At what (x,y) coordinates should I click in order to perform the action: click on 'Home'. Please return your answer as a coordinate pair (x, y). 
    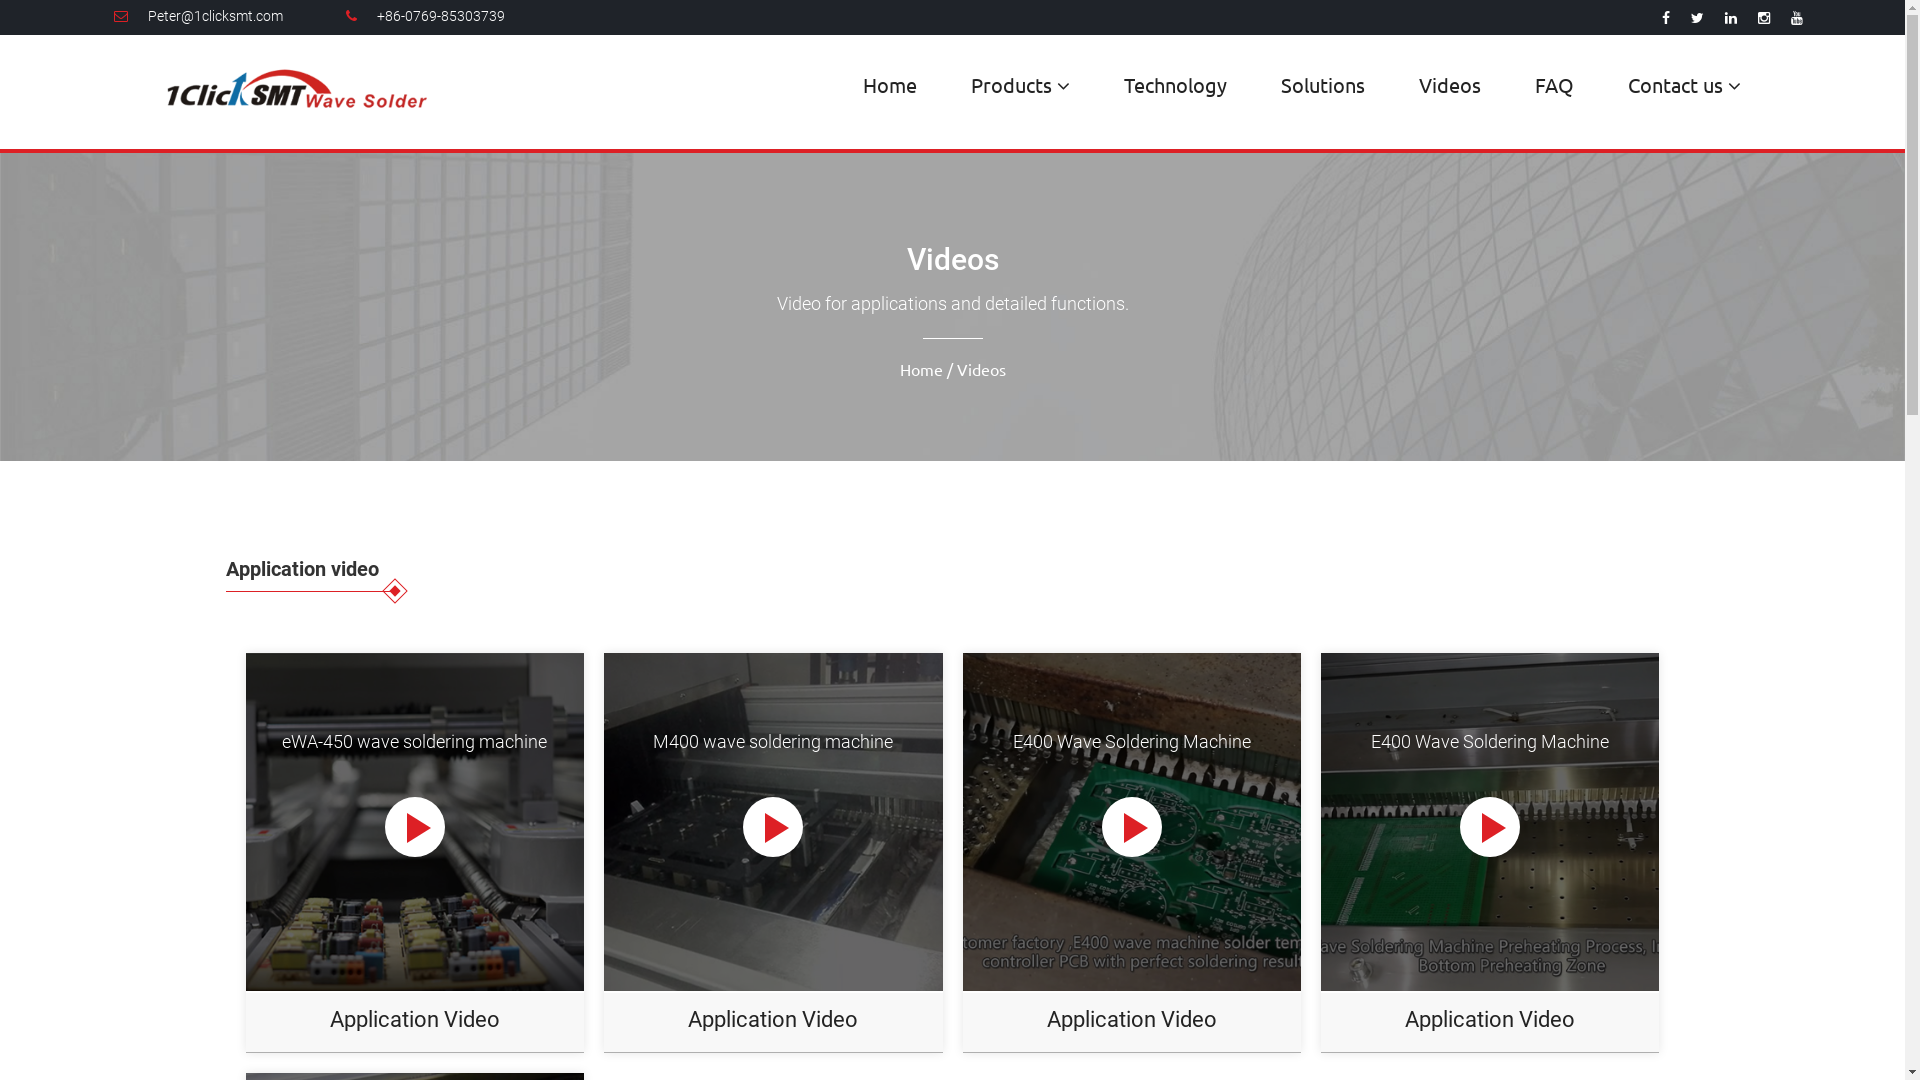
    Looking at the image, I should click on (888, 83).